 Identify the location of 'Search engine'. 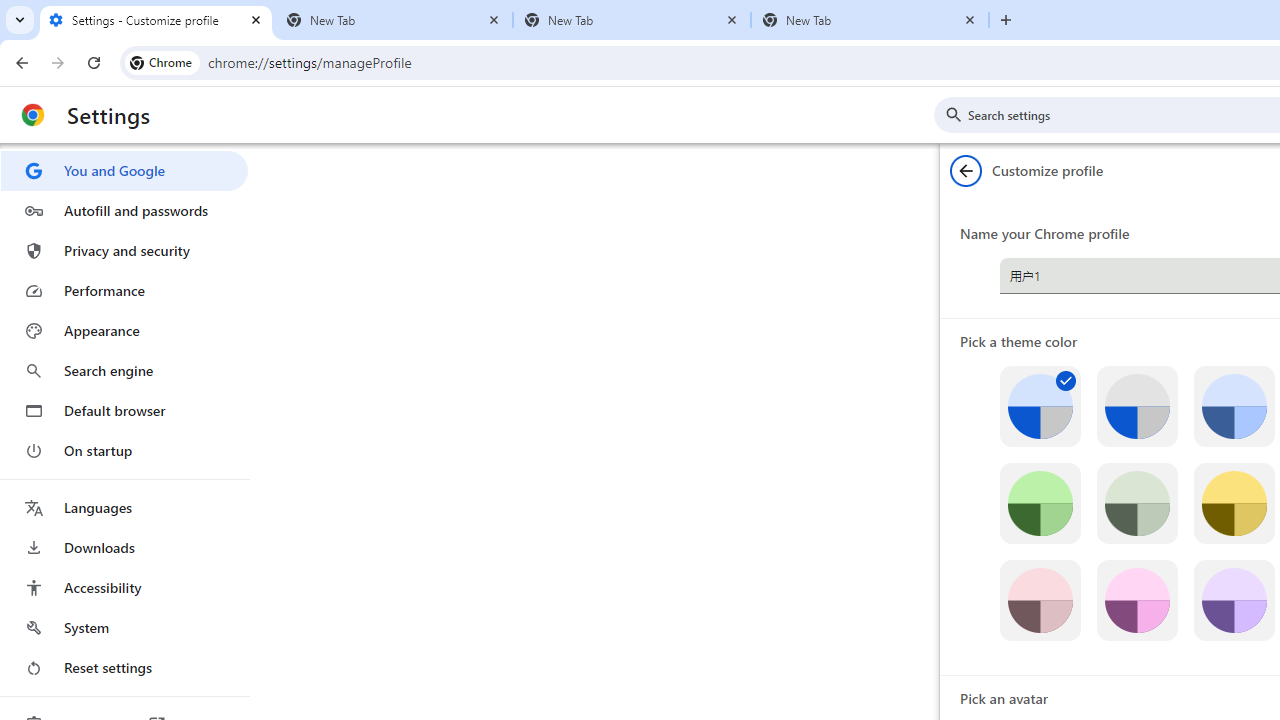
(123, 371).